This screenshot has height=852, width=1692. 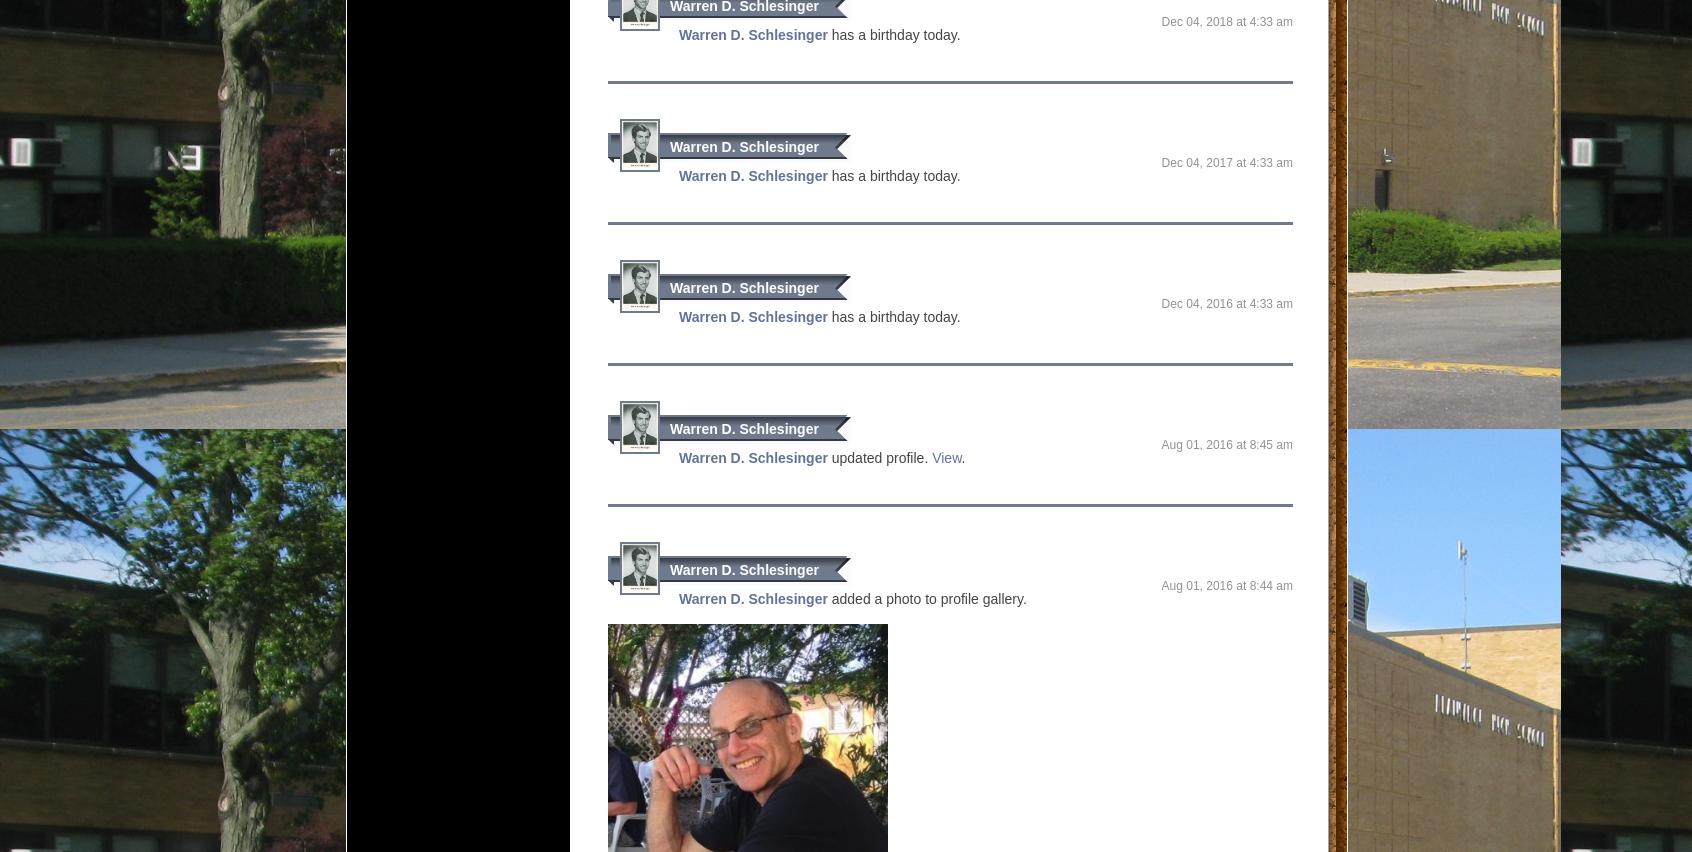 I want to click on 'View', so click(x=946, y=457).